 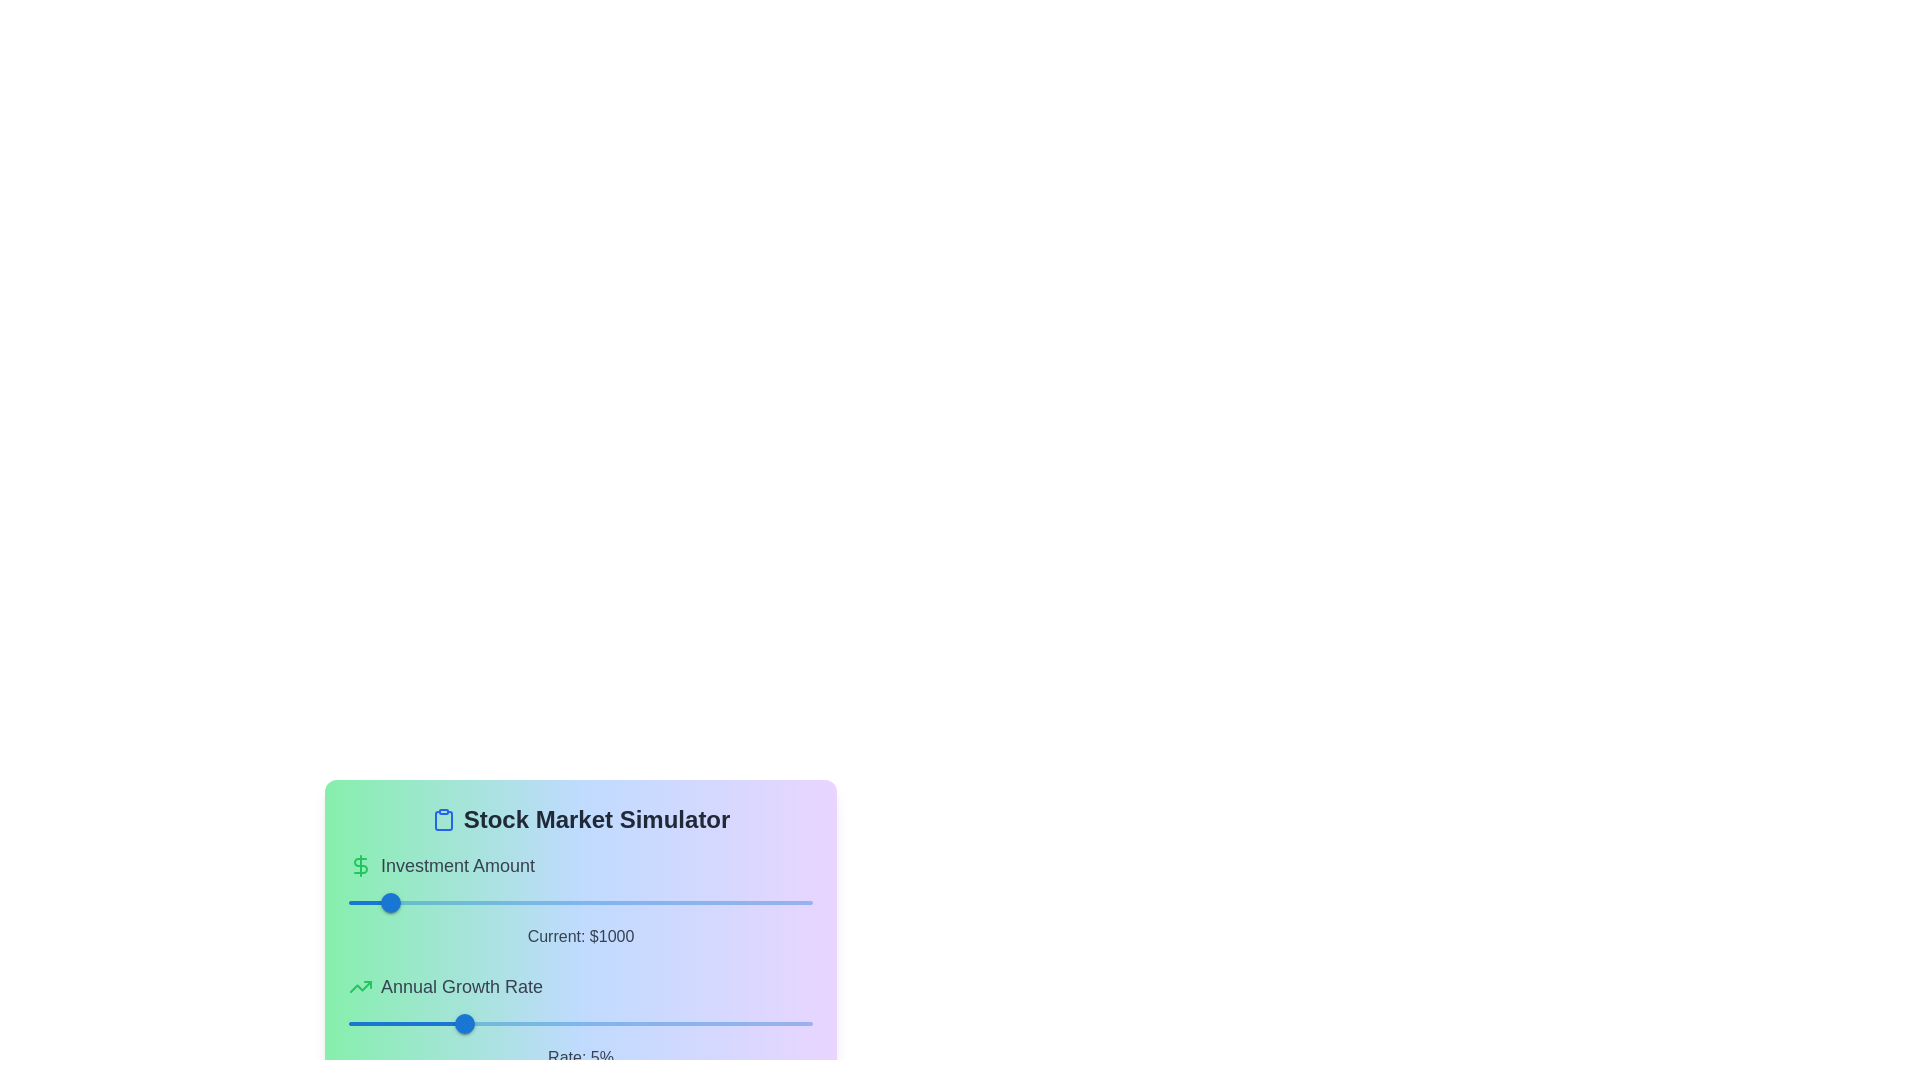 I want to click on the upward trending growth icon located to the left of the 'Annual Growth Rate' label, which serves a decorative and informational purpose, so click(x=360, y=986).